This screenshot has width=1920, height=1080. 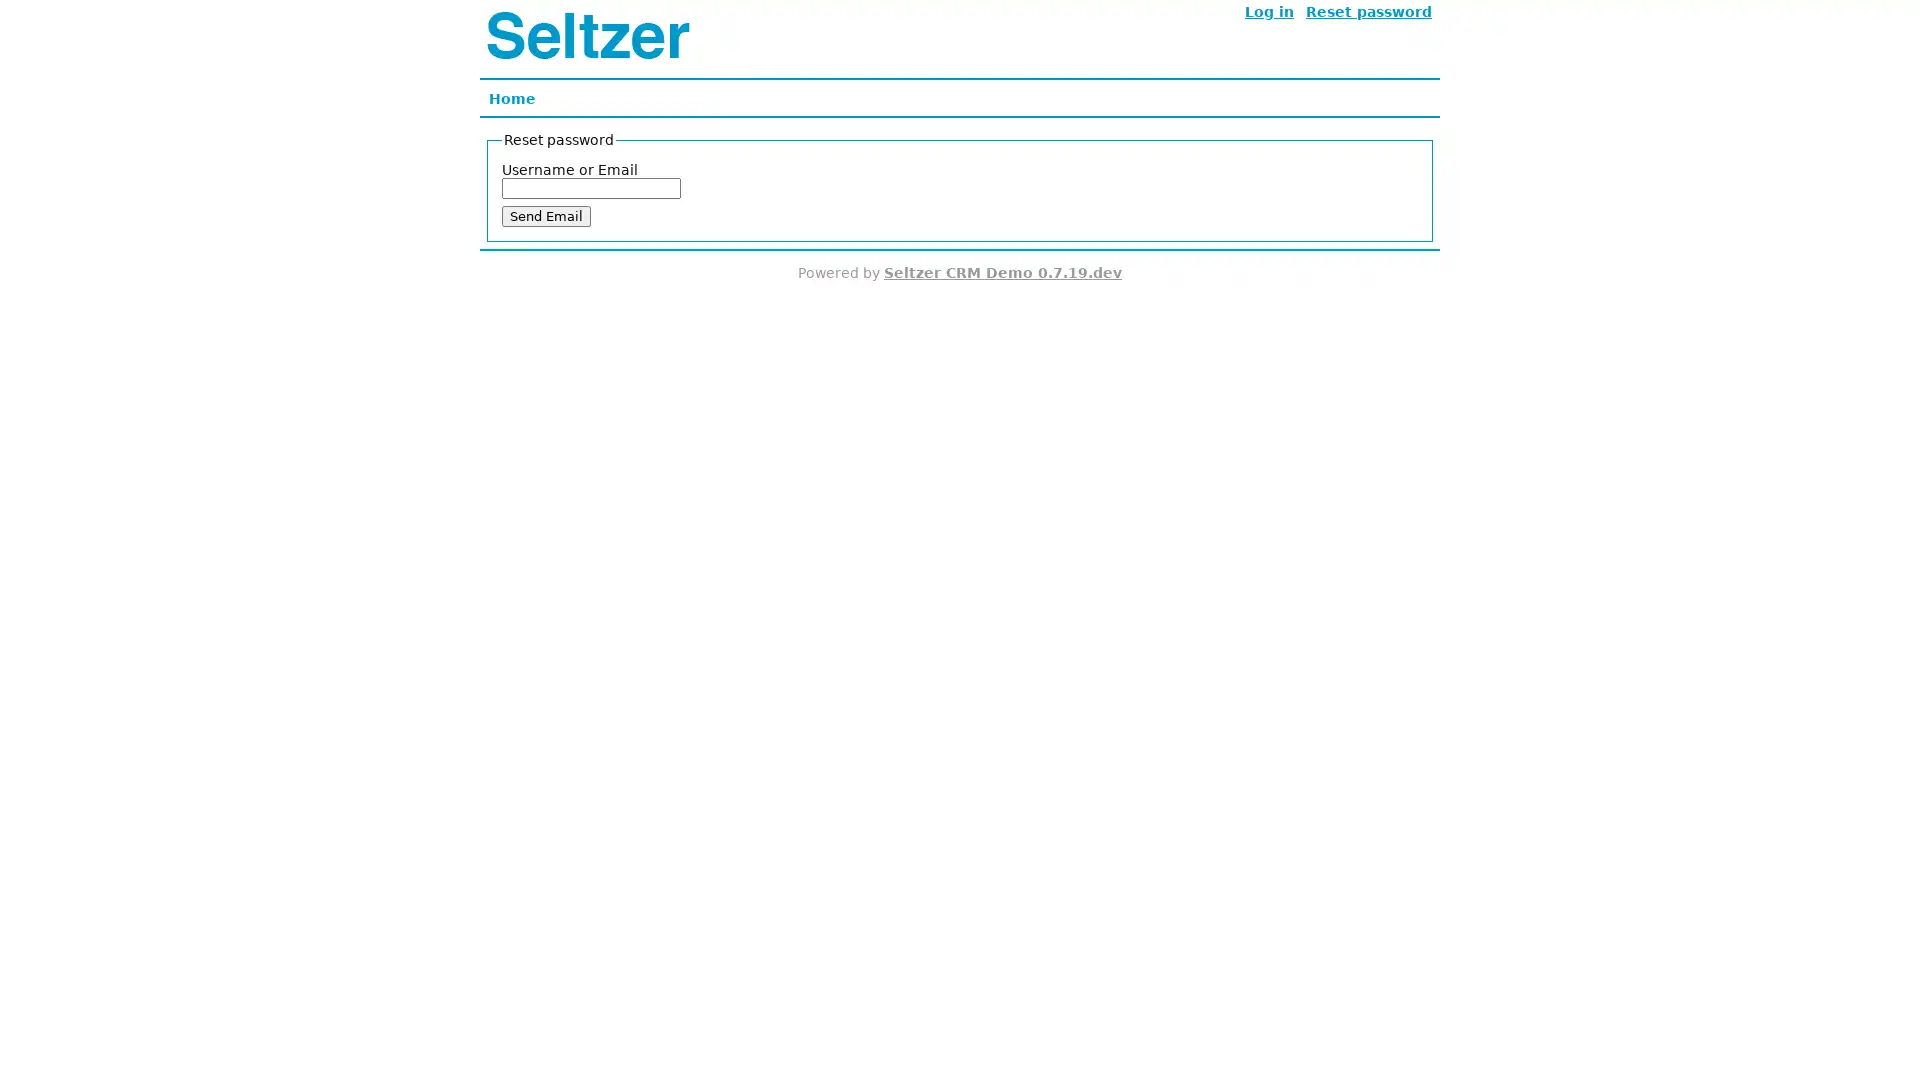 What do you see at coordinates (546, 216) in the screenshot?
I see `Send Email` at bounding box center [546, 216].